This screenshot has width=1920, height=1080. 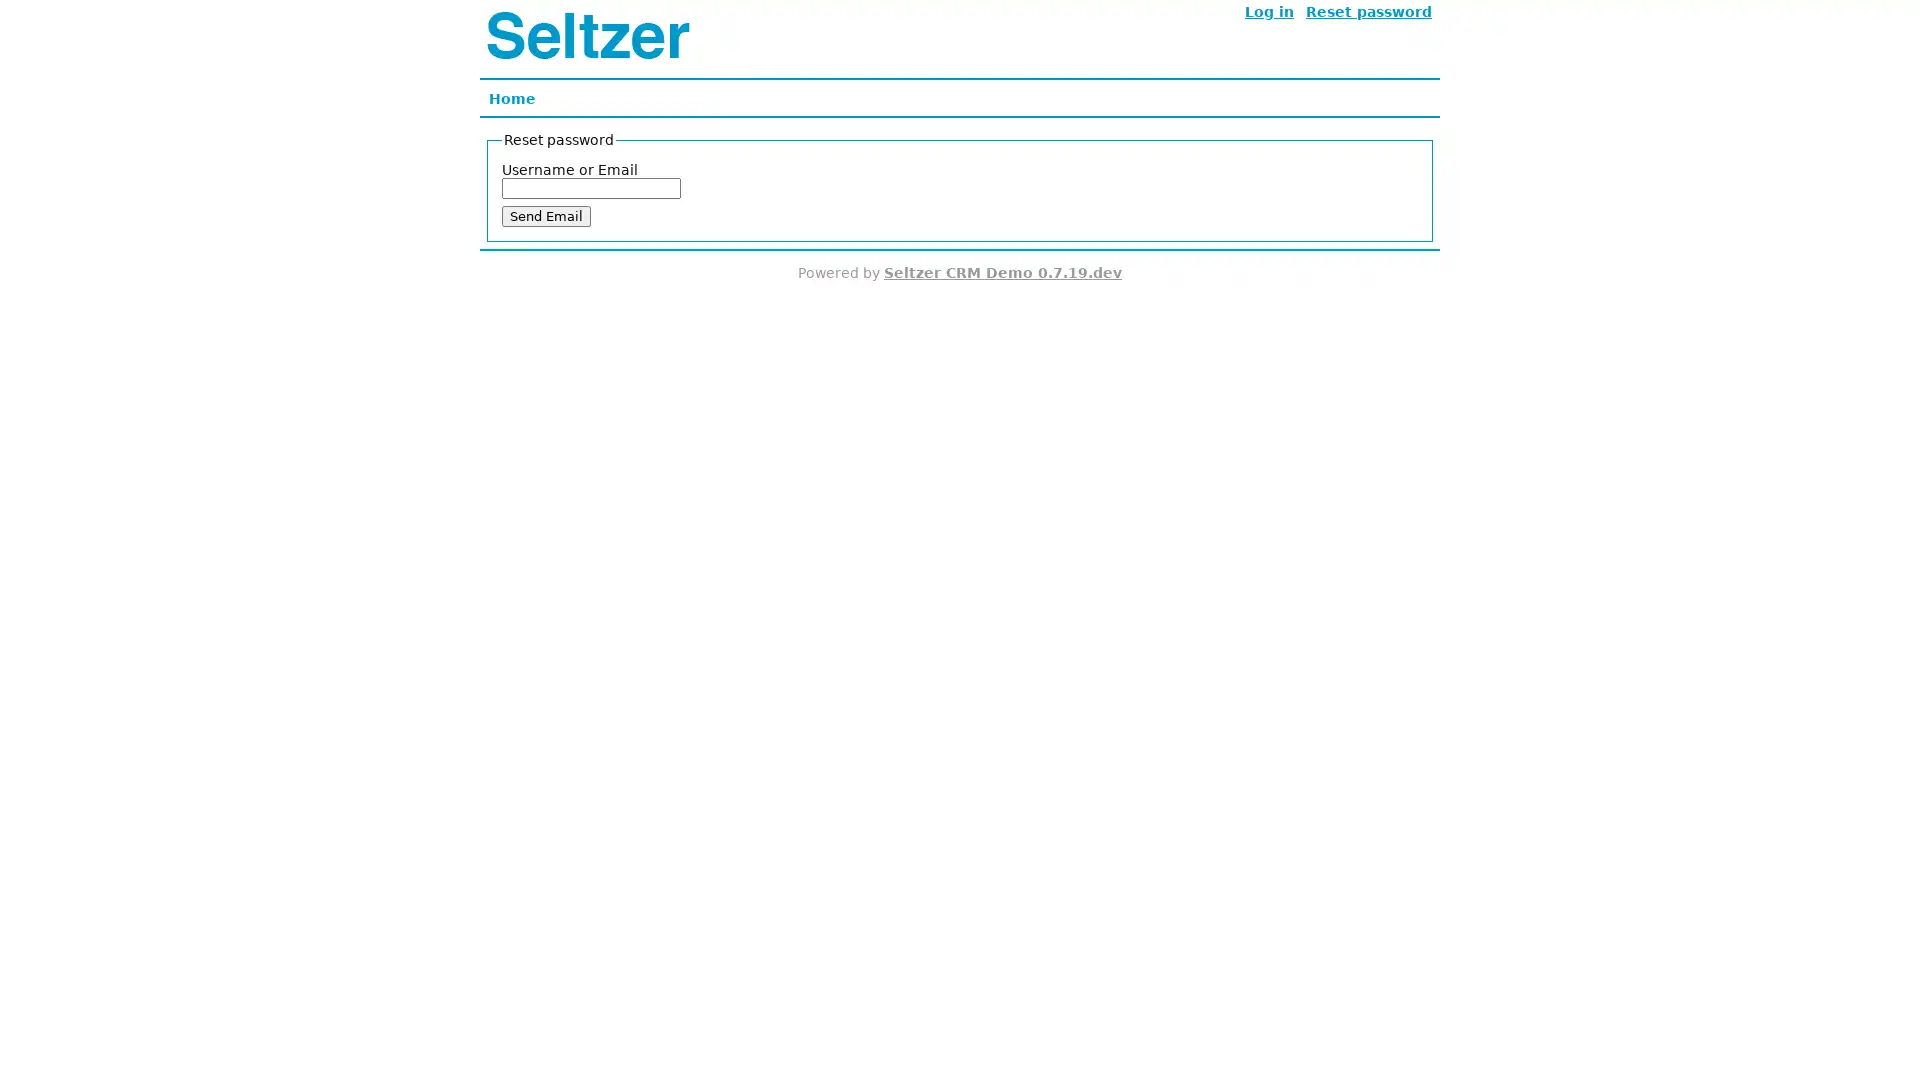 What do you see at coordinates (546, 216) in the screenshot?
I see `Send Email` at bounding box center [546, 216].